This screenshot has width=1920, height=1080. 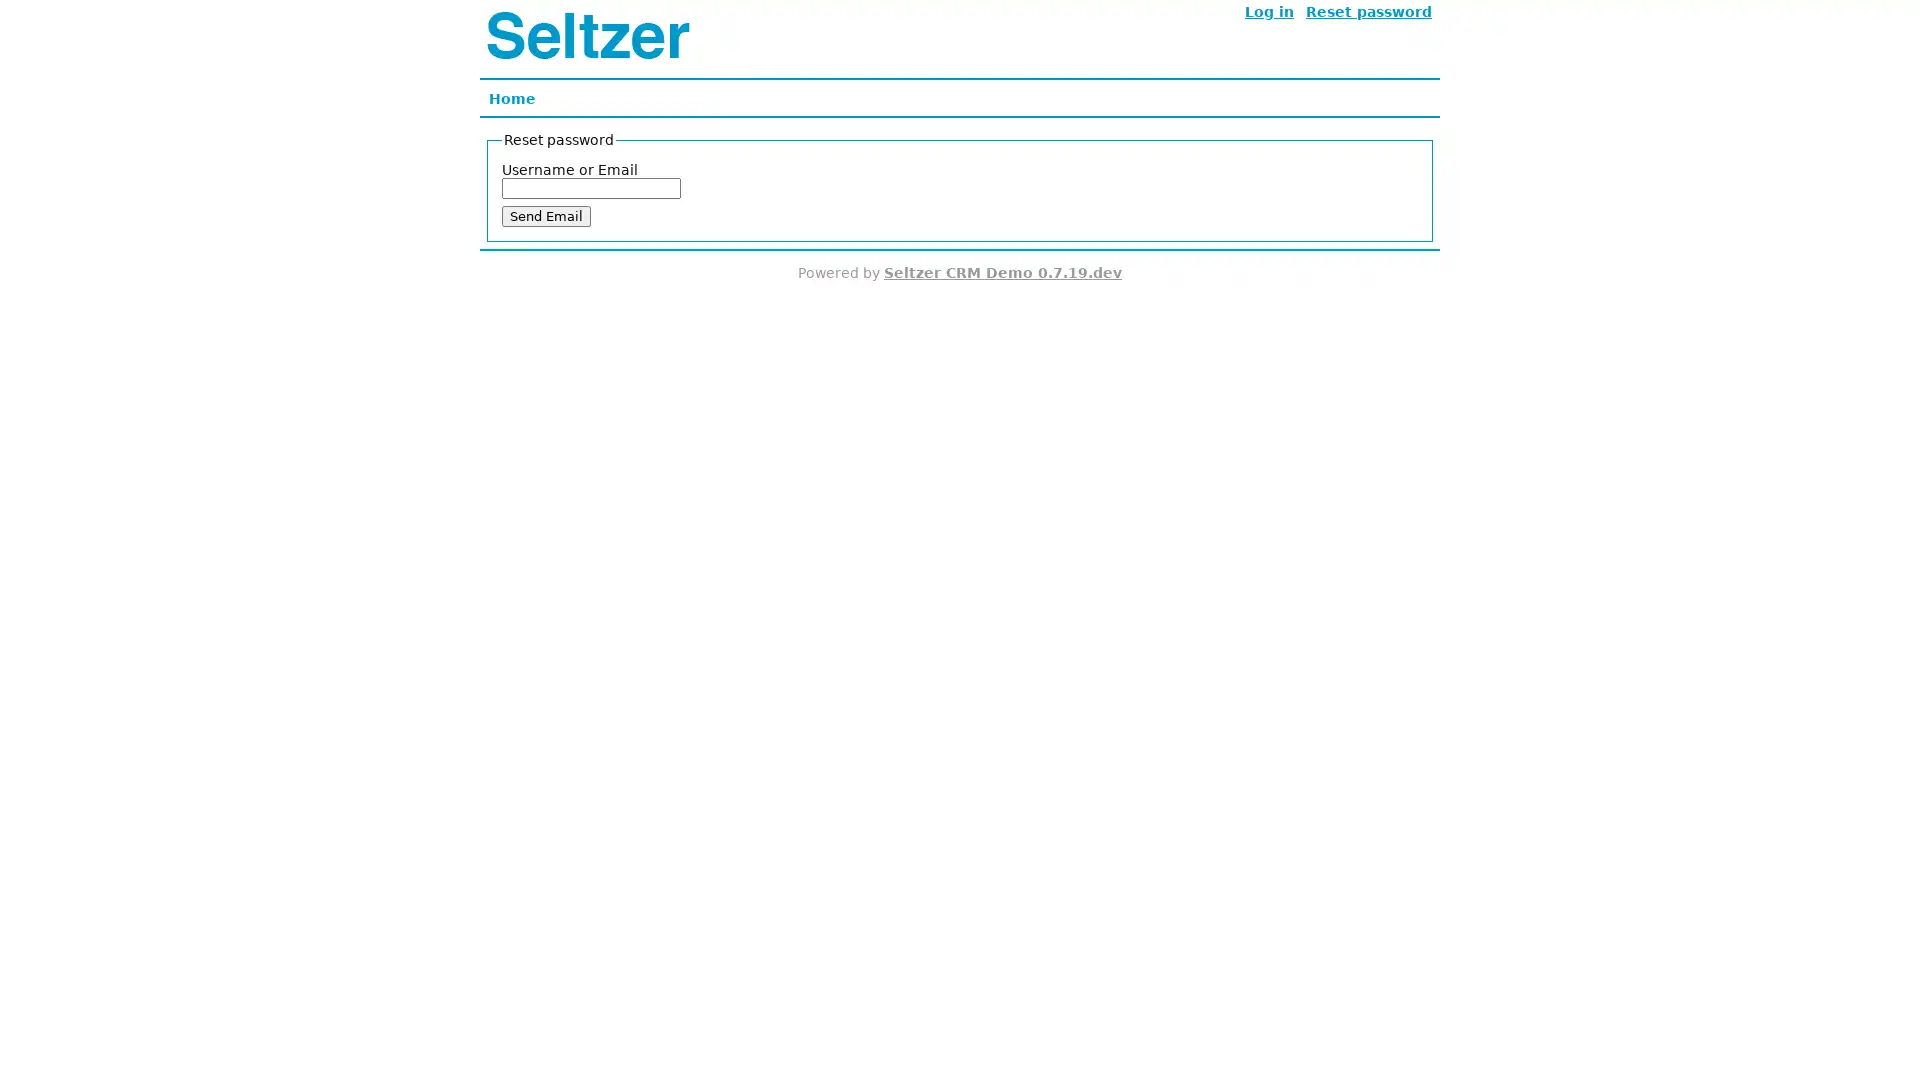 What do you see at coordinates (546, 216) in the screenshot?
I see `Send Email` at bounding box center [546, 216].